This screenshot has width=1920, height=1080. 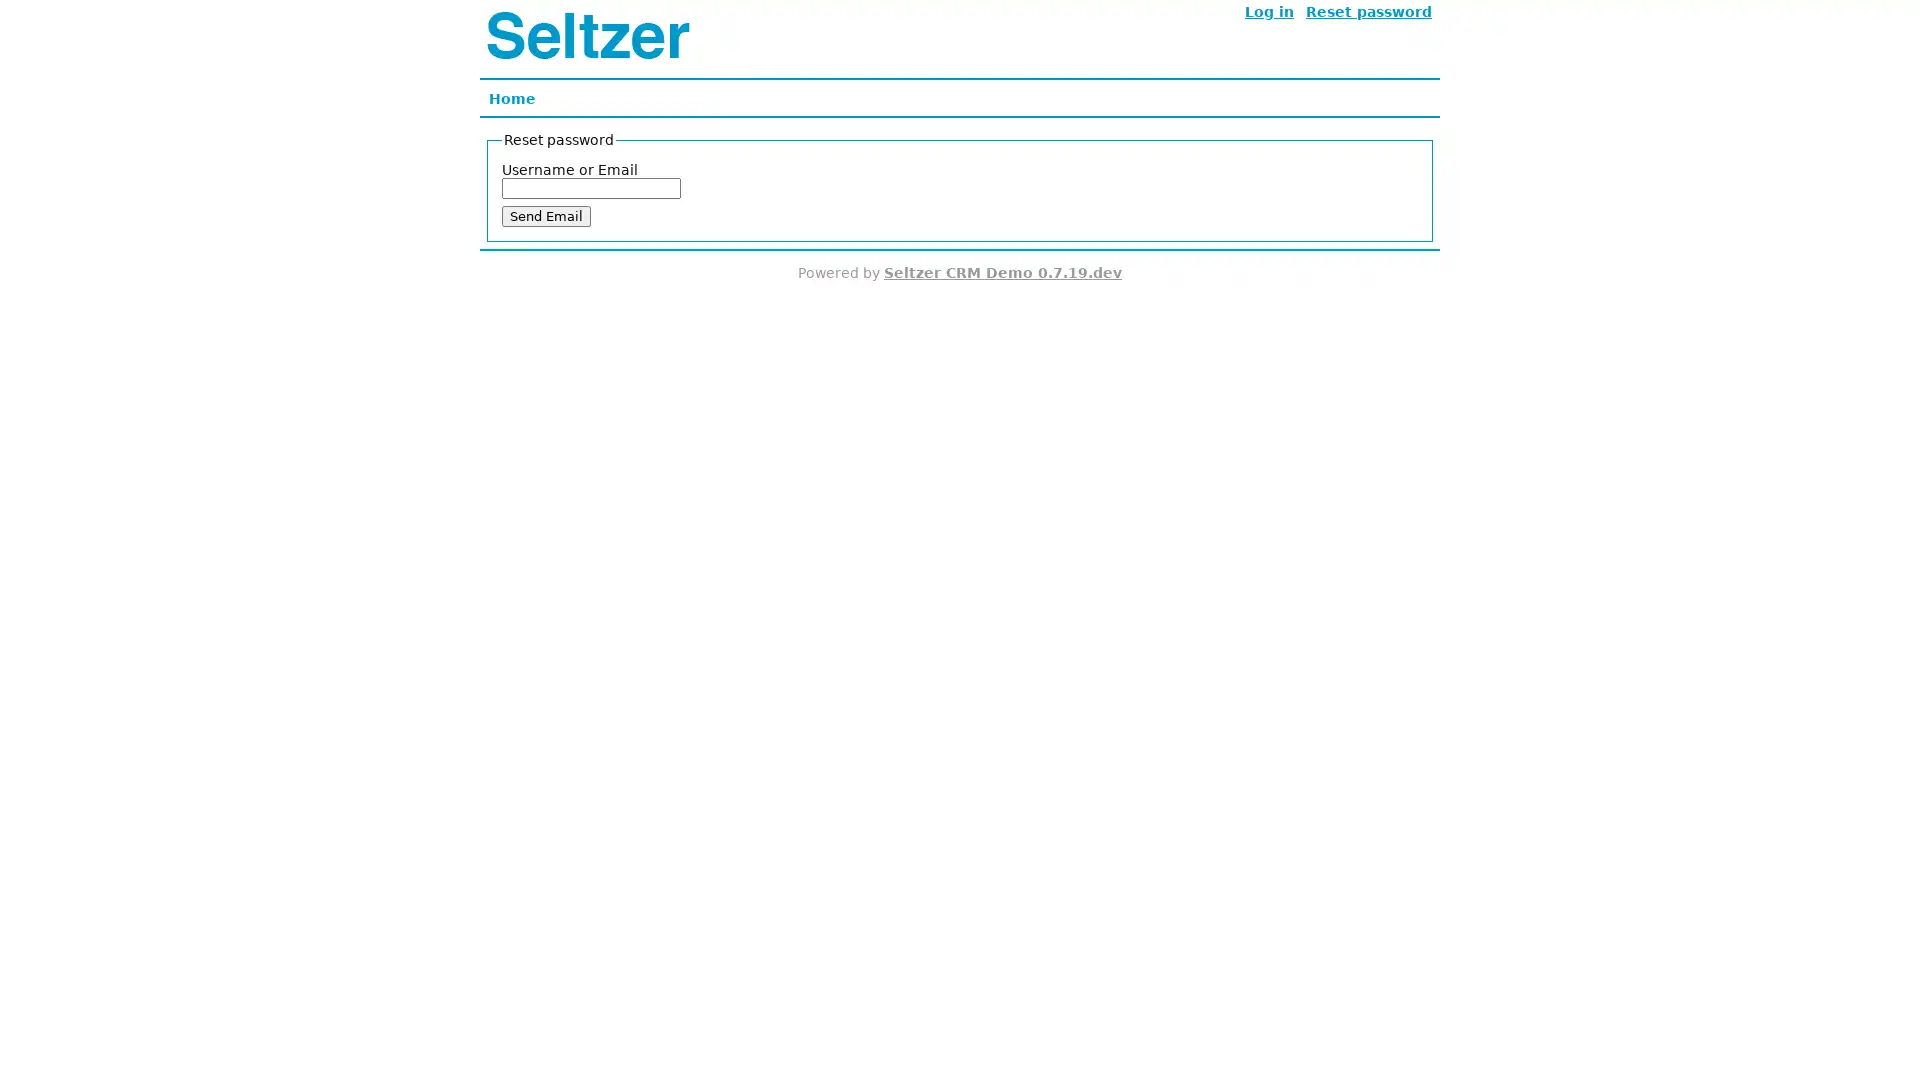 What do you see at coordinates (546, 216) in the screenshot?
I see `Send Email` at bounding box center [546, 216].